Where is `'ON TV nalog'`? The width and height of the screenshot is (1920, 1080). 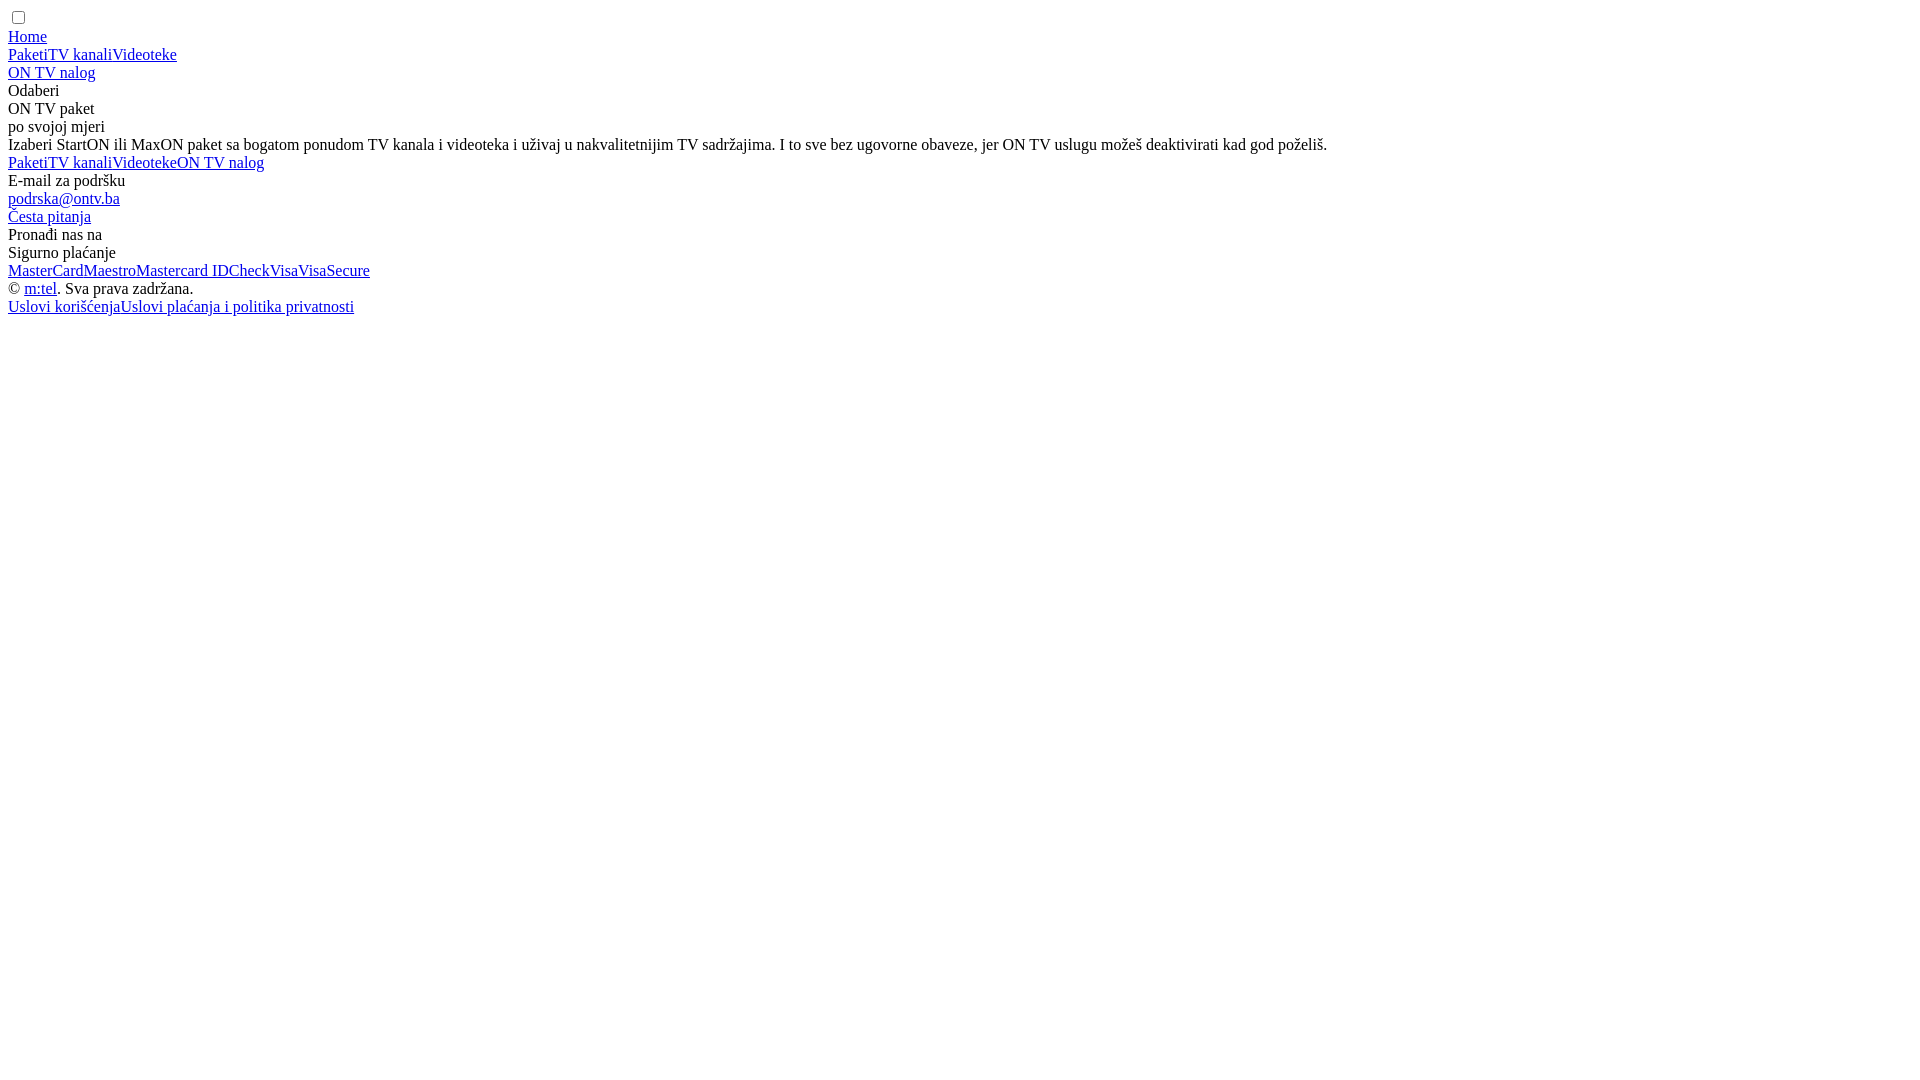 'ON TV nalog' is located at coordinates (177, 161).